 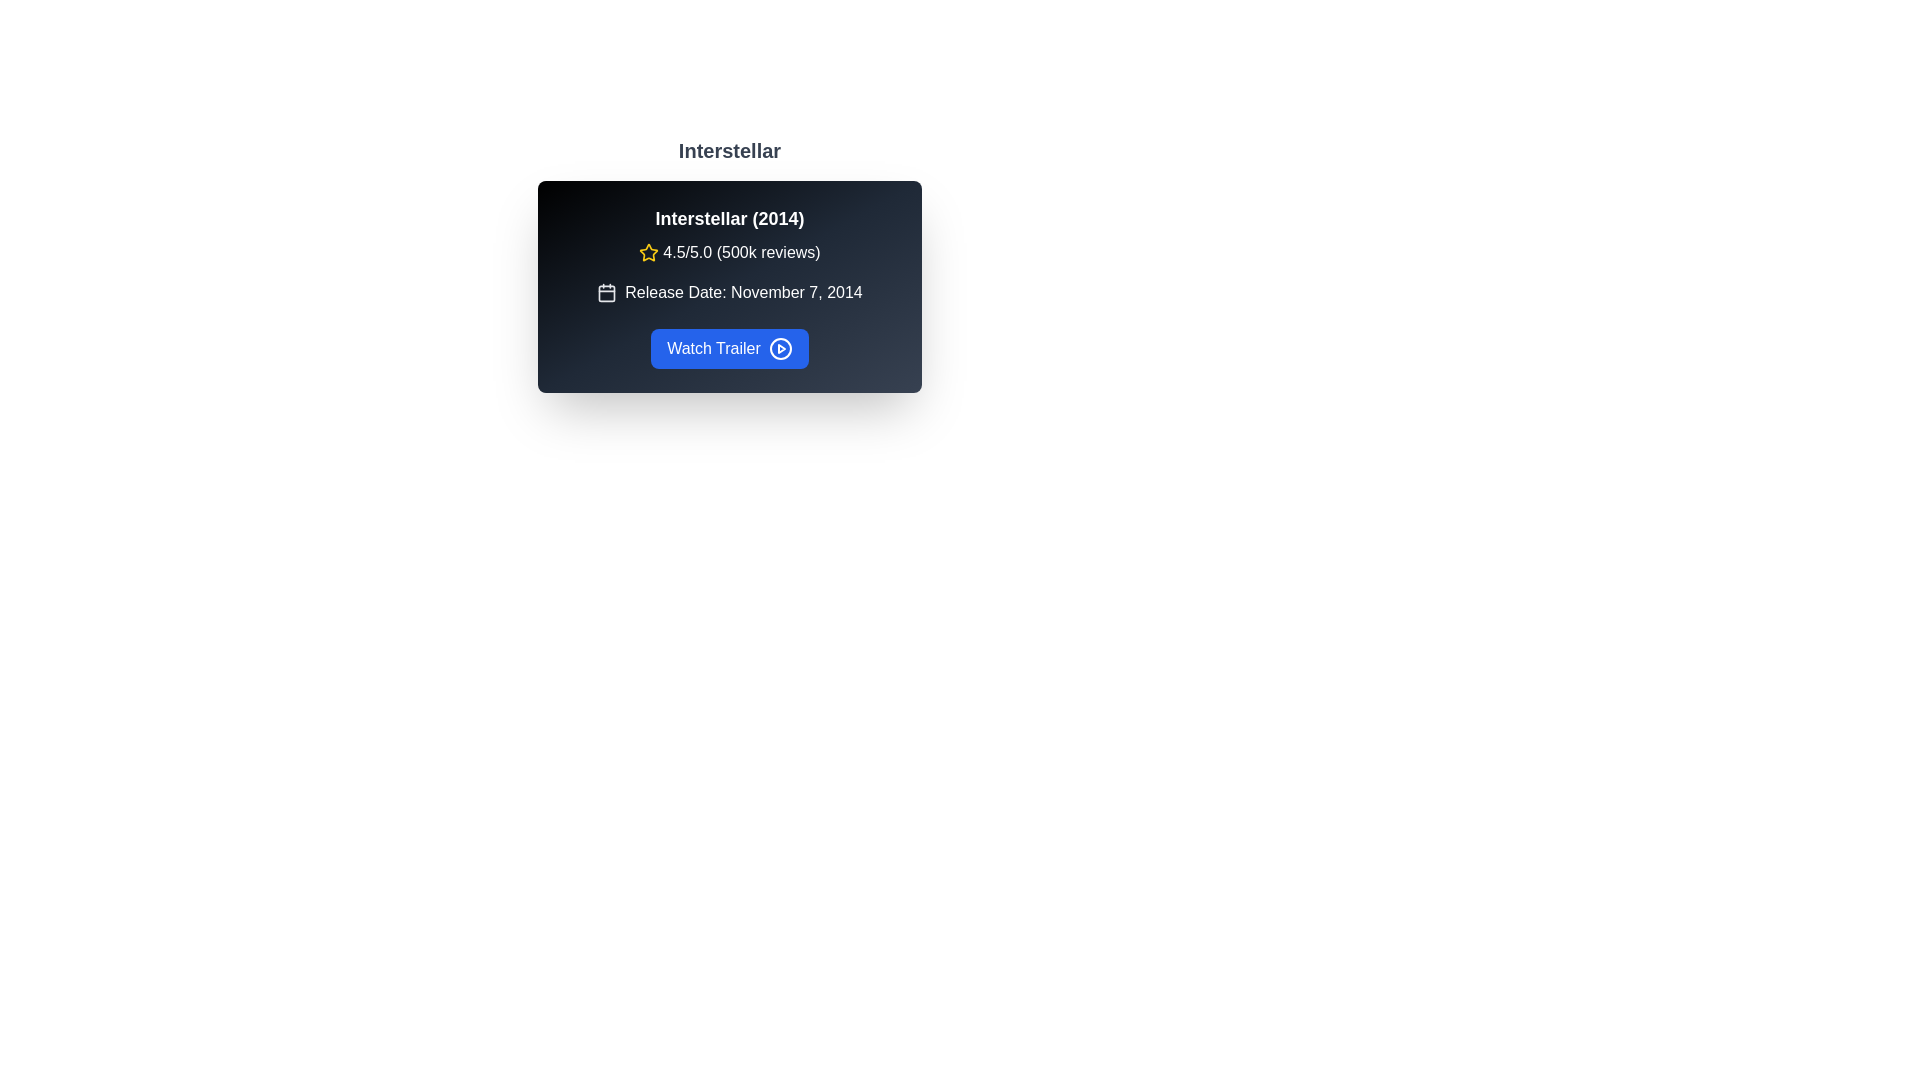 What do you see at coordinates (728, 219) in the screenshot?
I see `the Text Label that serves as the title of the movie card located at the top of the card layout` at bounding box center [728, 219].